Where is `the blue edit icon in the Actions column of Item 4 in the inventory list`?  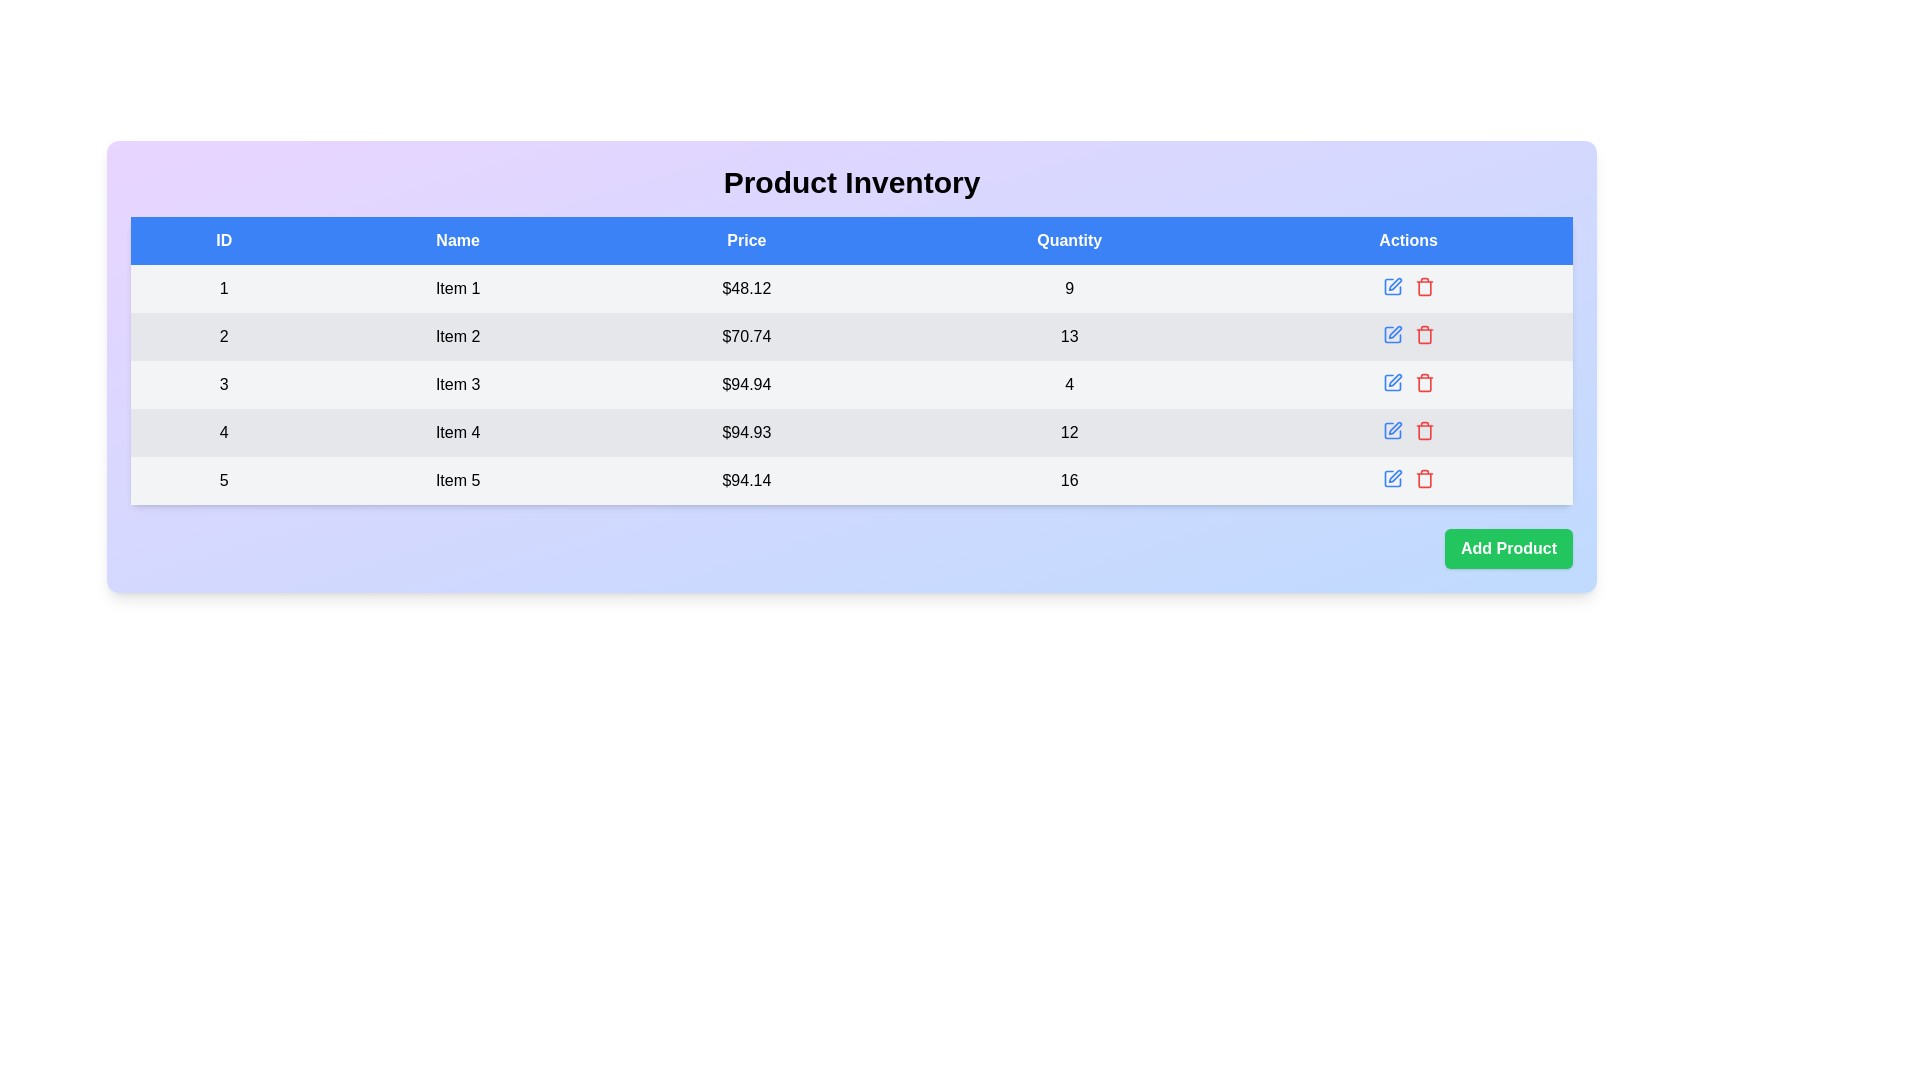
the blue edit icon in the Actions column of Item 4 in the inventory list is located at coordinates (1407, 430).